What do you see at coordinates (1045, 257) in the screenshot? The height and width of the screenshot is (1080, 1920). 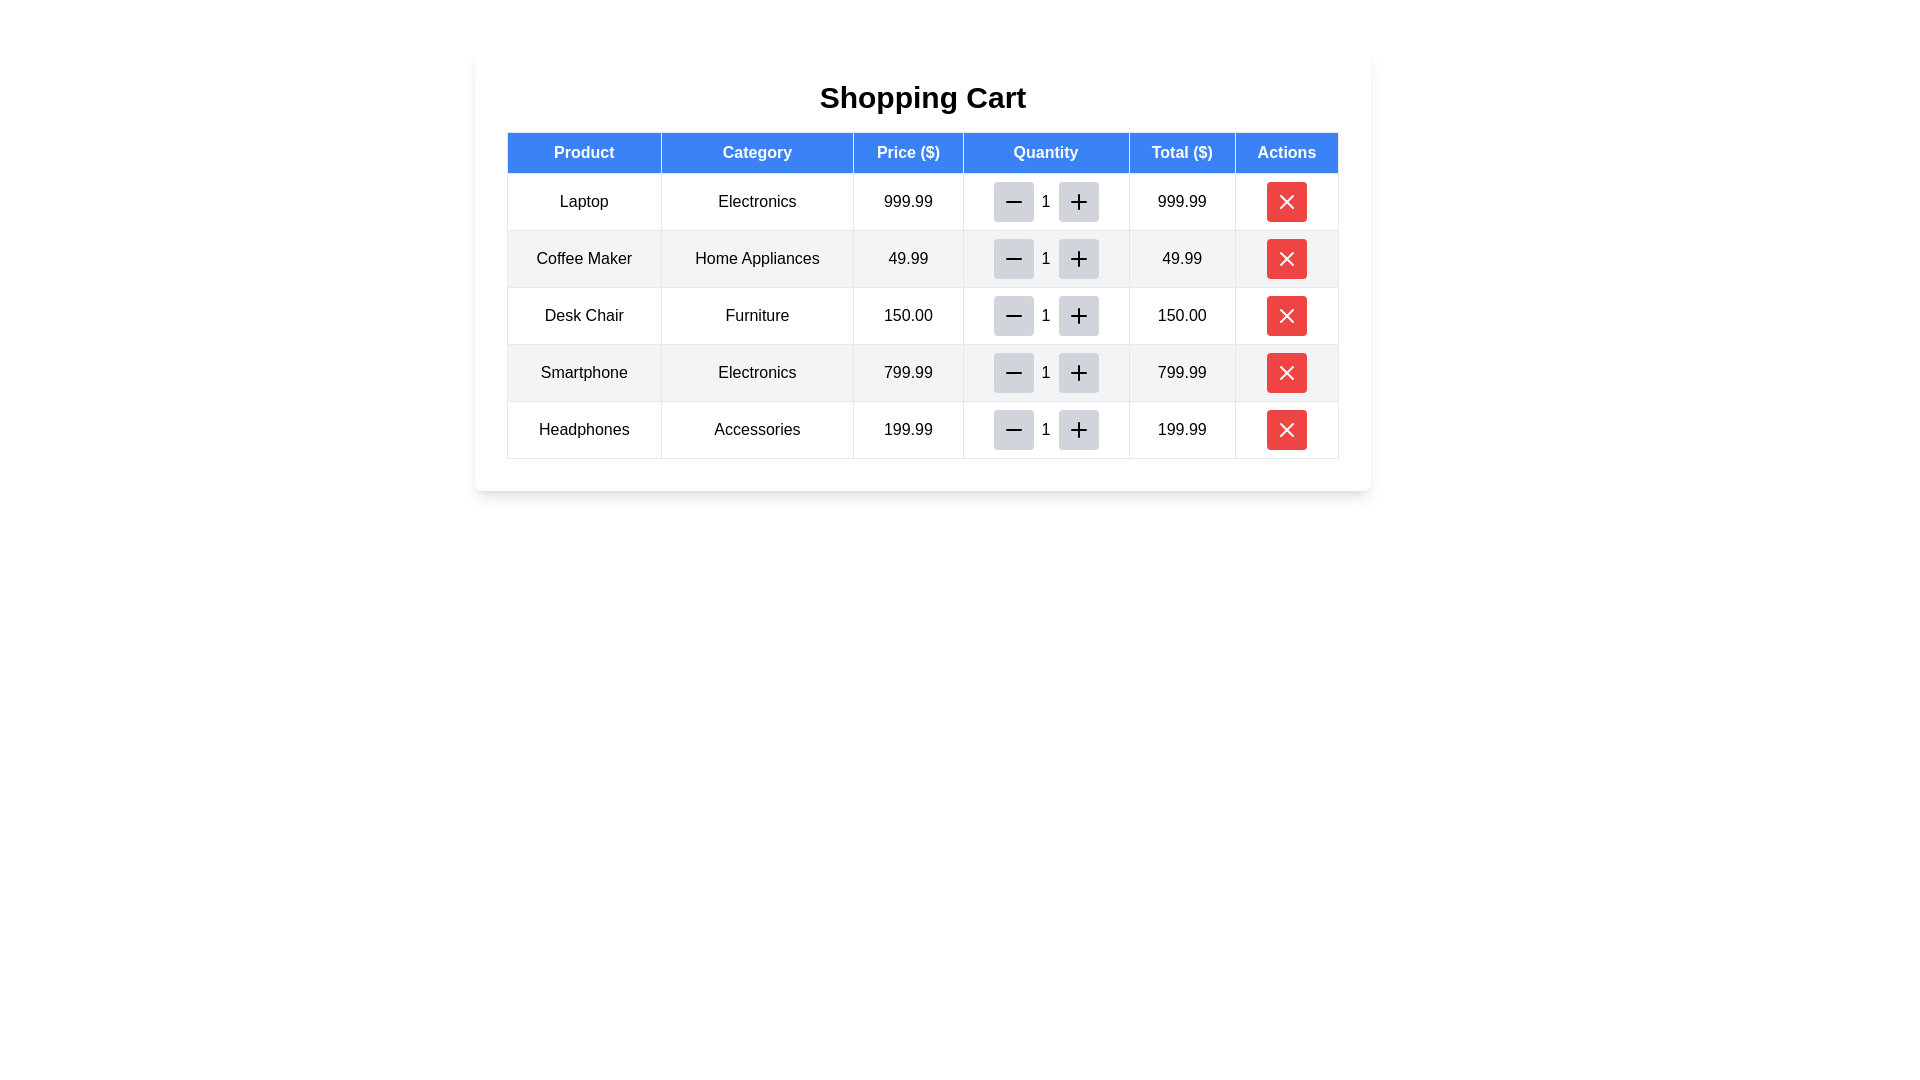 I see `the Text Display in the 'Quantity' column of the 'Home Appliances' row in the 'Shopping Cart' to focus on it` at bounding box center [1045, 257].